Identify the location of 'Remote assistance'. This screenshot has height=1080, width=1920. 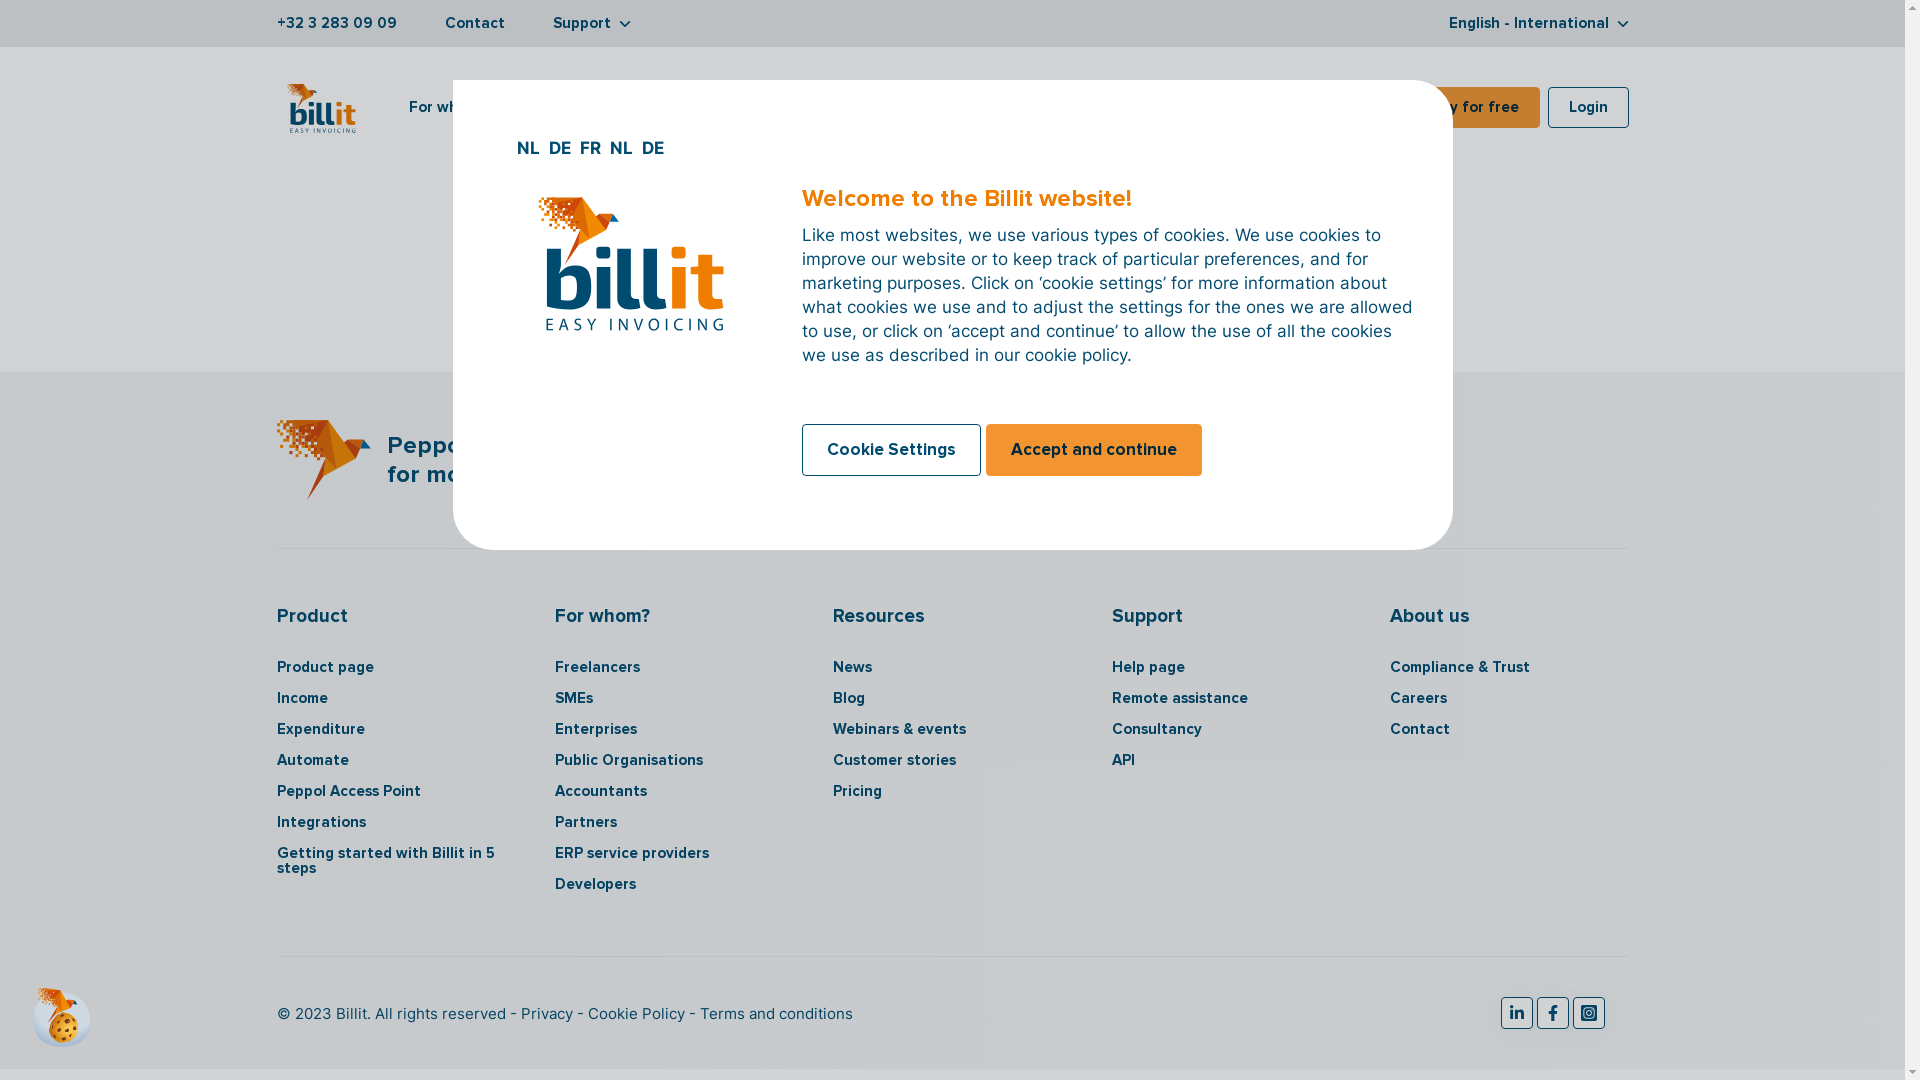
(1111, 697).